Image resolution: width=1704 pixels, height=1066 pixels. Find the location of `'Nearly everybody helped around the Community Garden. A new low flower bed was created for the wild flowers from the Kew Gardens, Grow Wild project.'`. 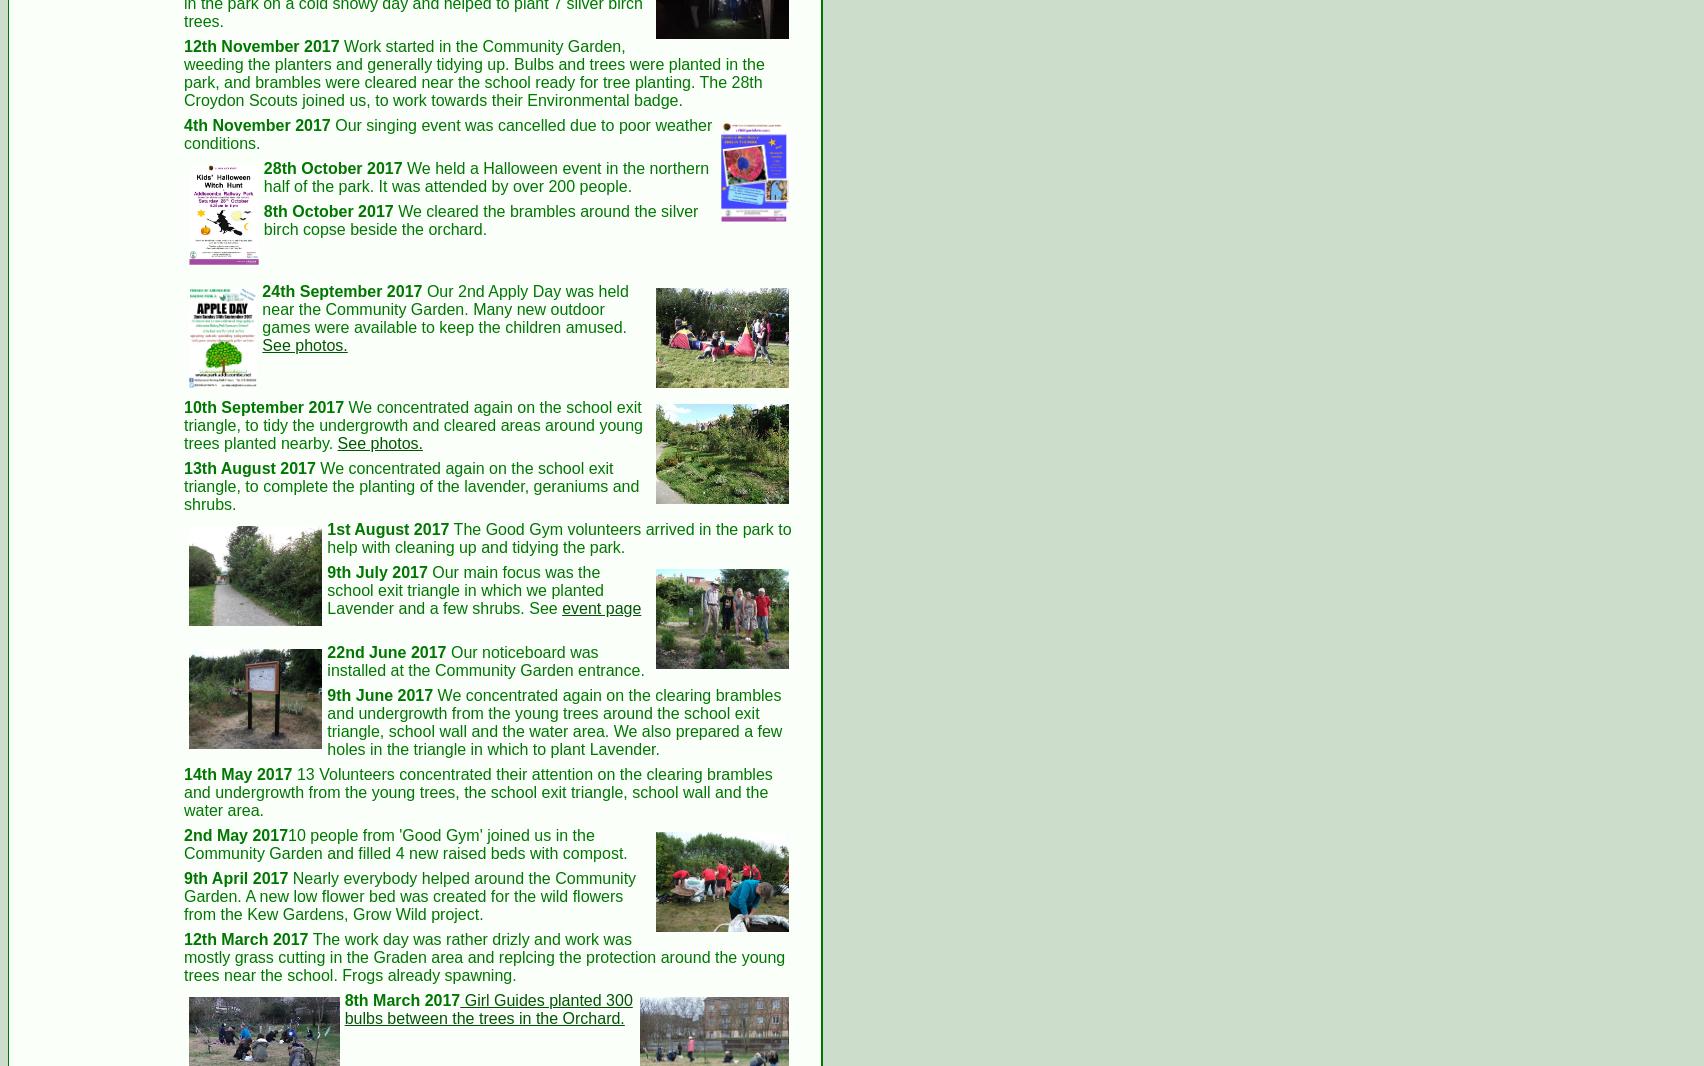

'Nearly everybody helped around the Community Garden. A new low flower bed was created for the wild flowers from the Kew Gardens, Grow Wild project.' is located at coordinates (408, 895).